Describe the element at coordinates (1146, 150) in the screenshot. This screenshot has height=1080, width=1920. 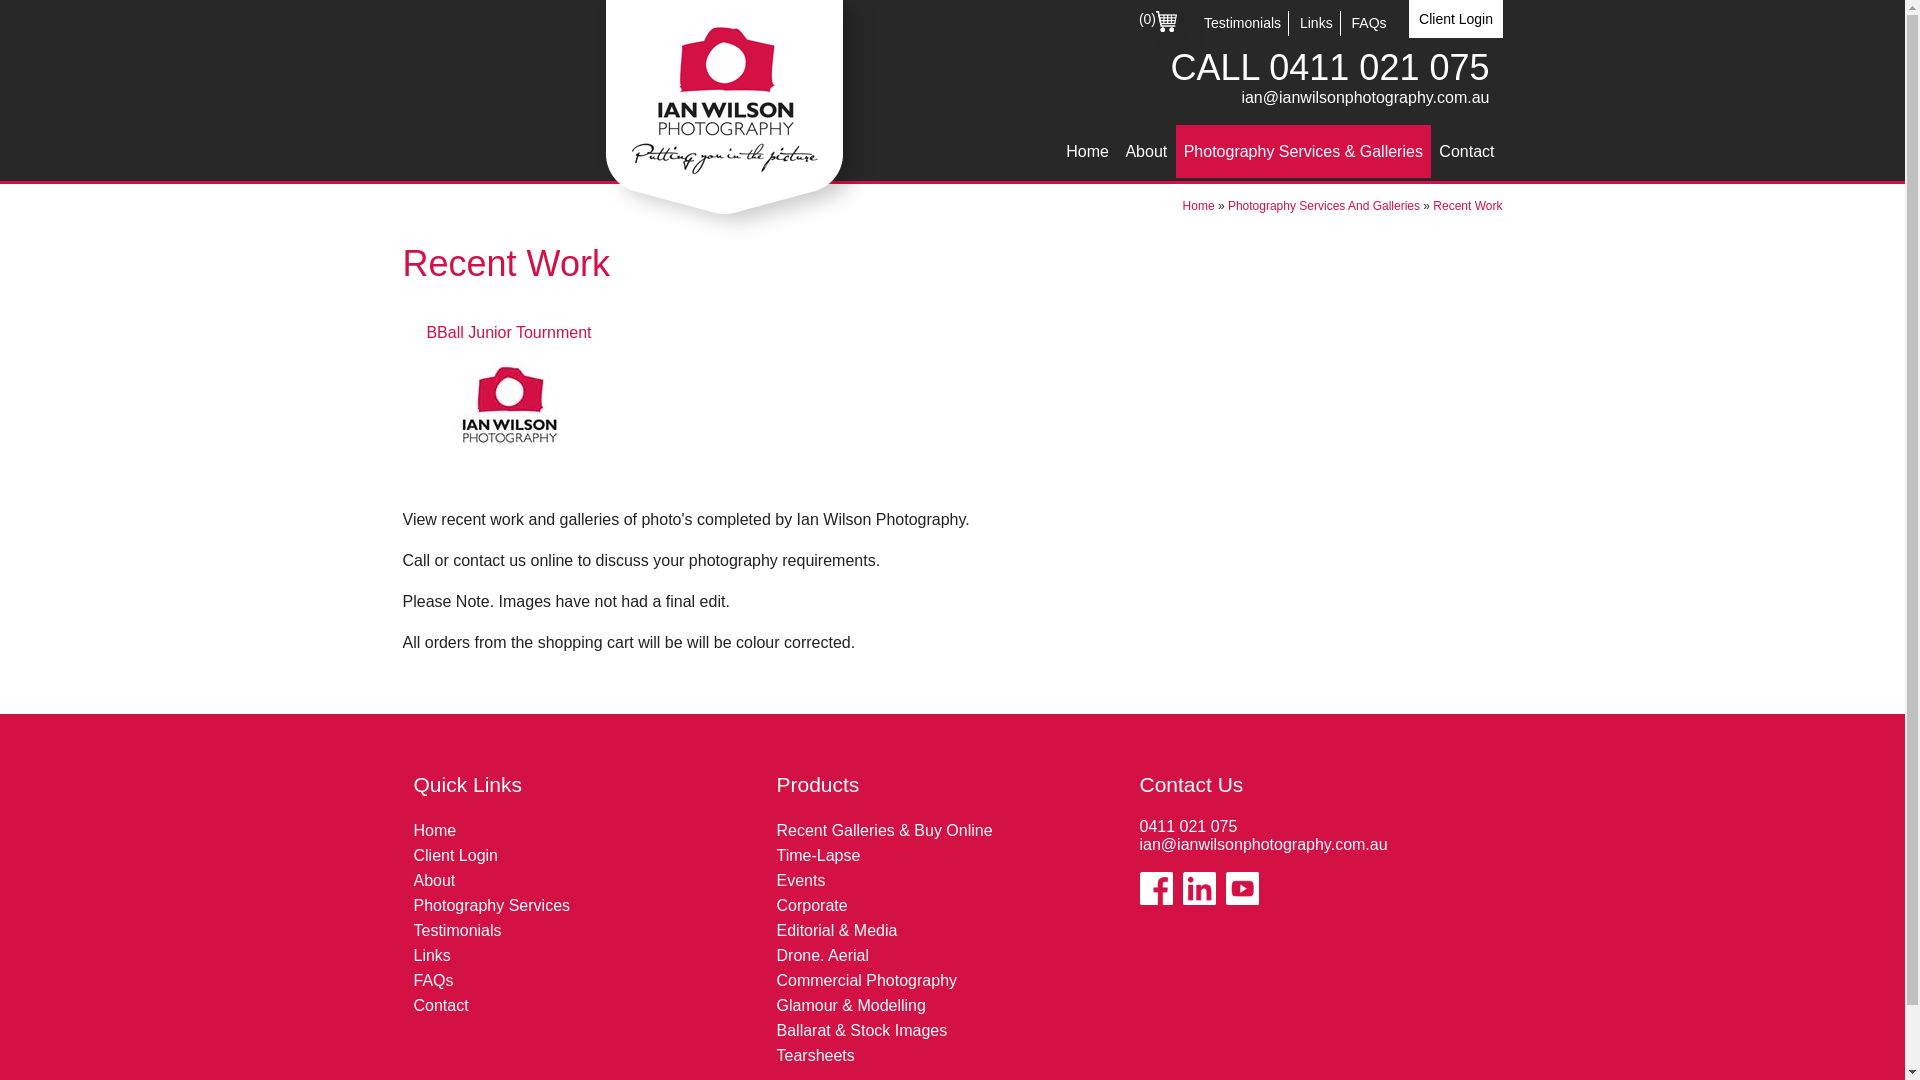
I see `'About'` at that location.